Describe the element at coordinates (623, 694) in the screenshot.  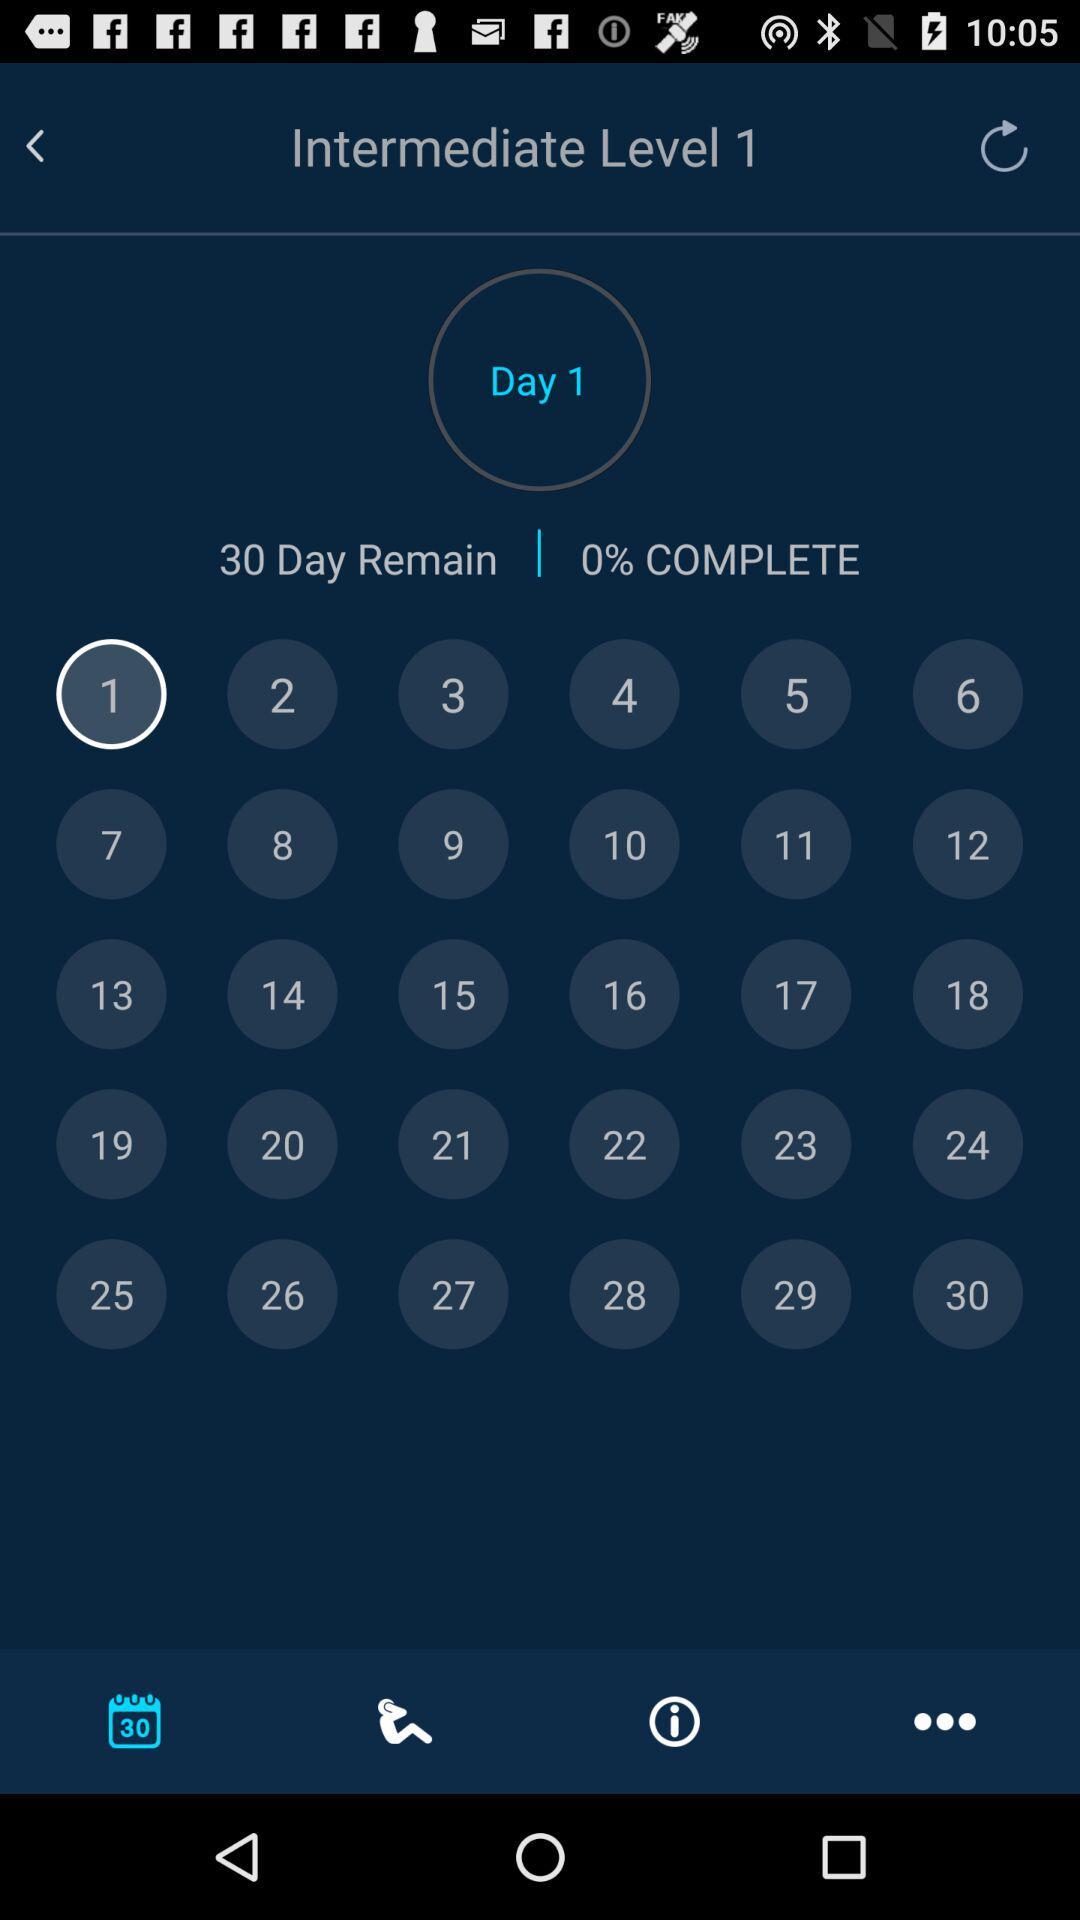
I see `day 4` at that location.